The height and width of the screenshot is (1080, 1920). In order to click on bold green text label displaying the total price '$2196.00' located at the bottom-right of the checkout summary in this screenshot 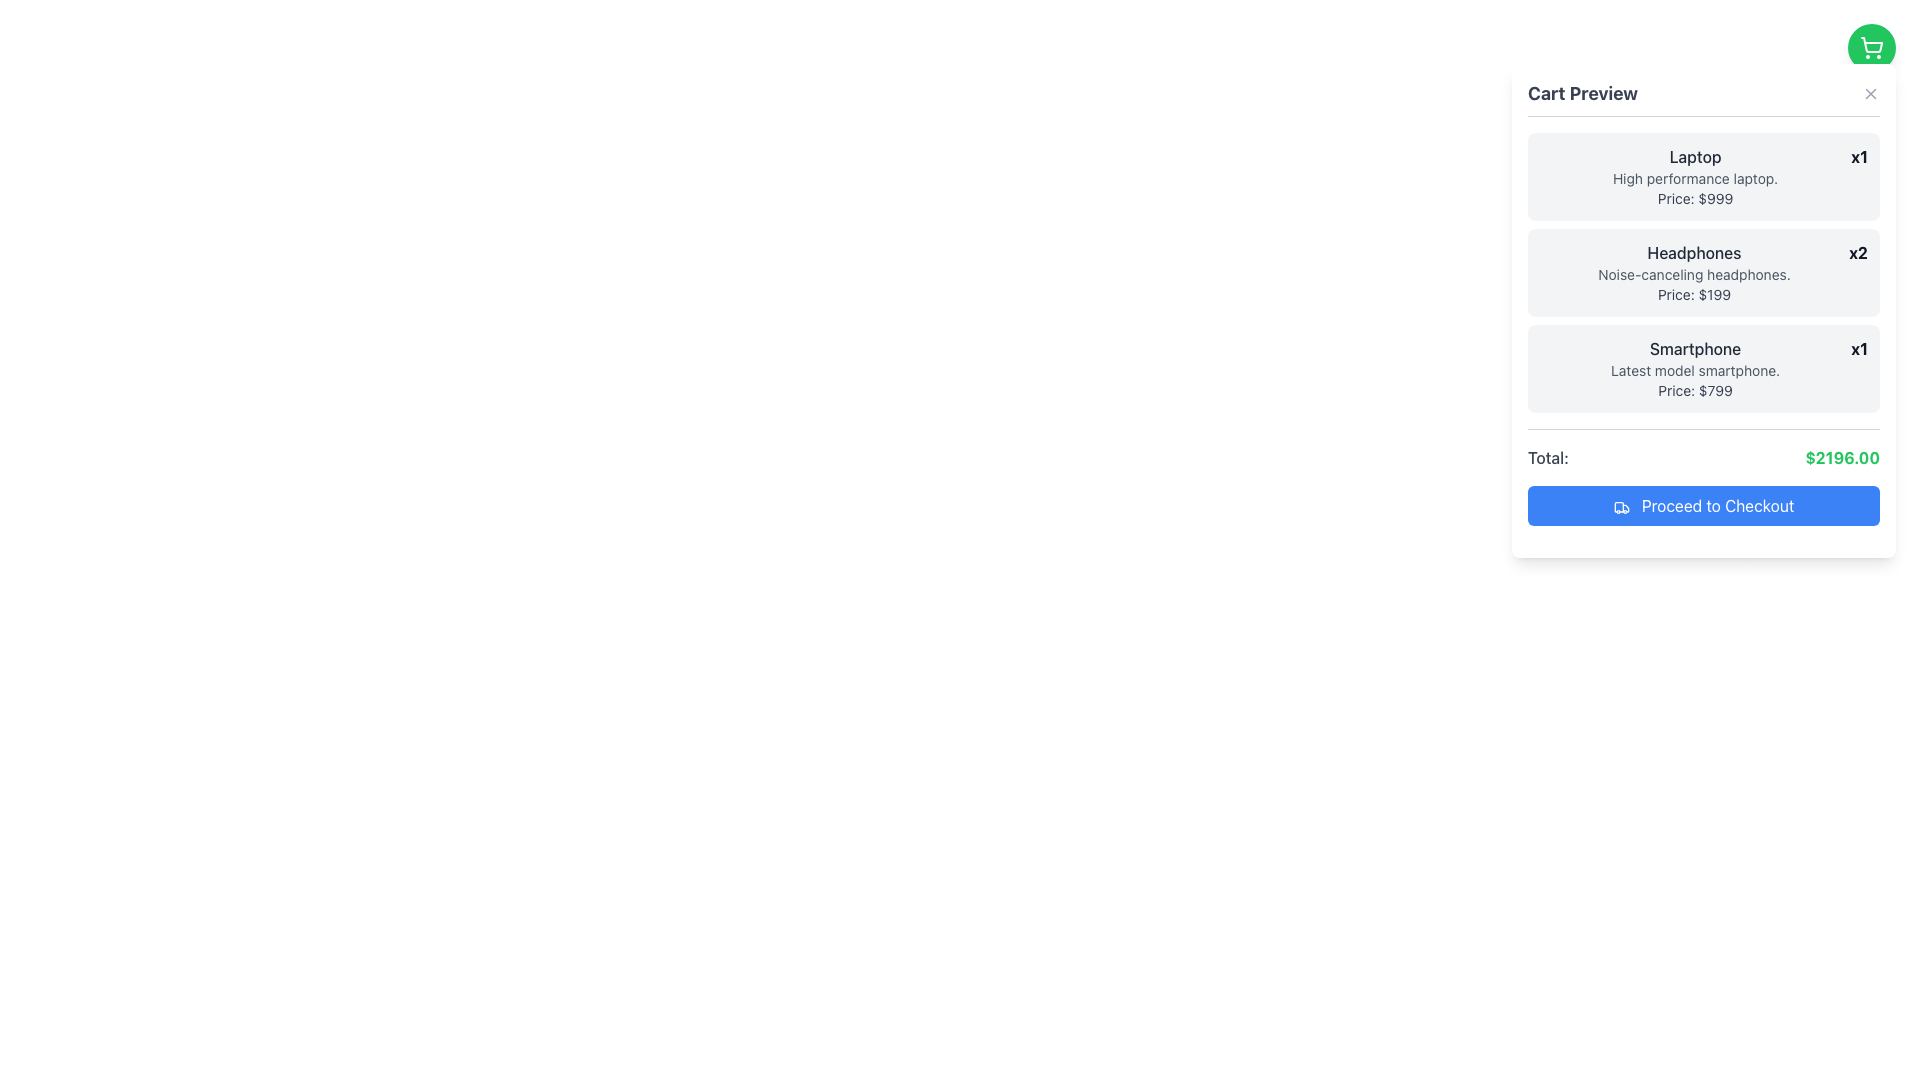, I will do `click(1841, 458)`.